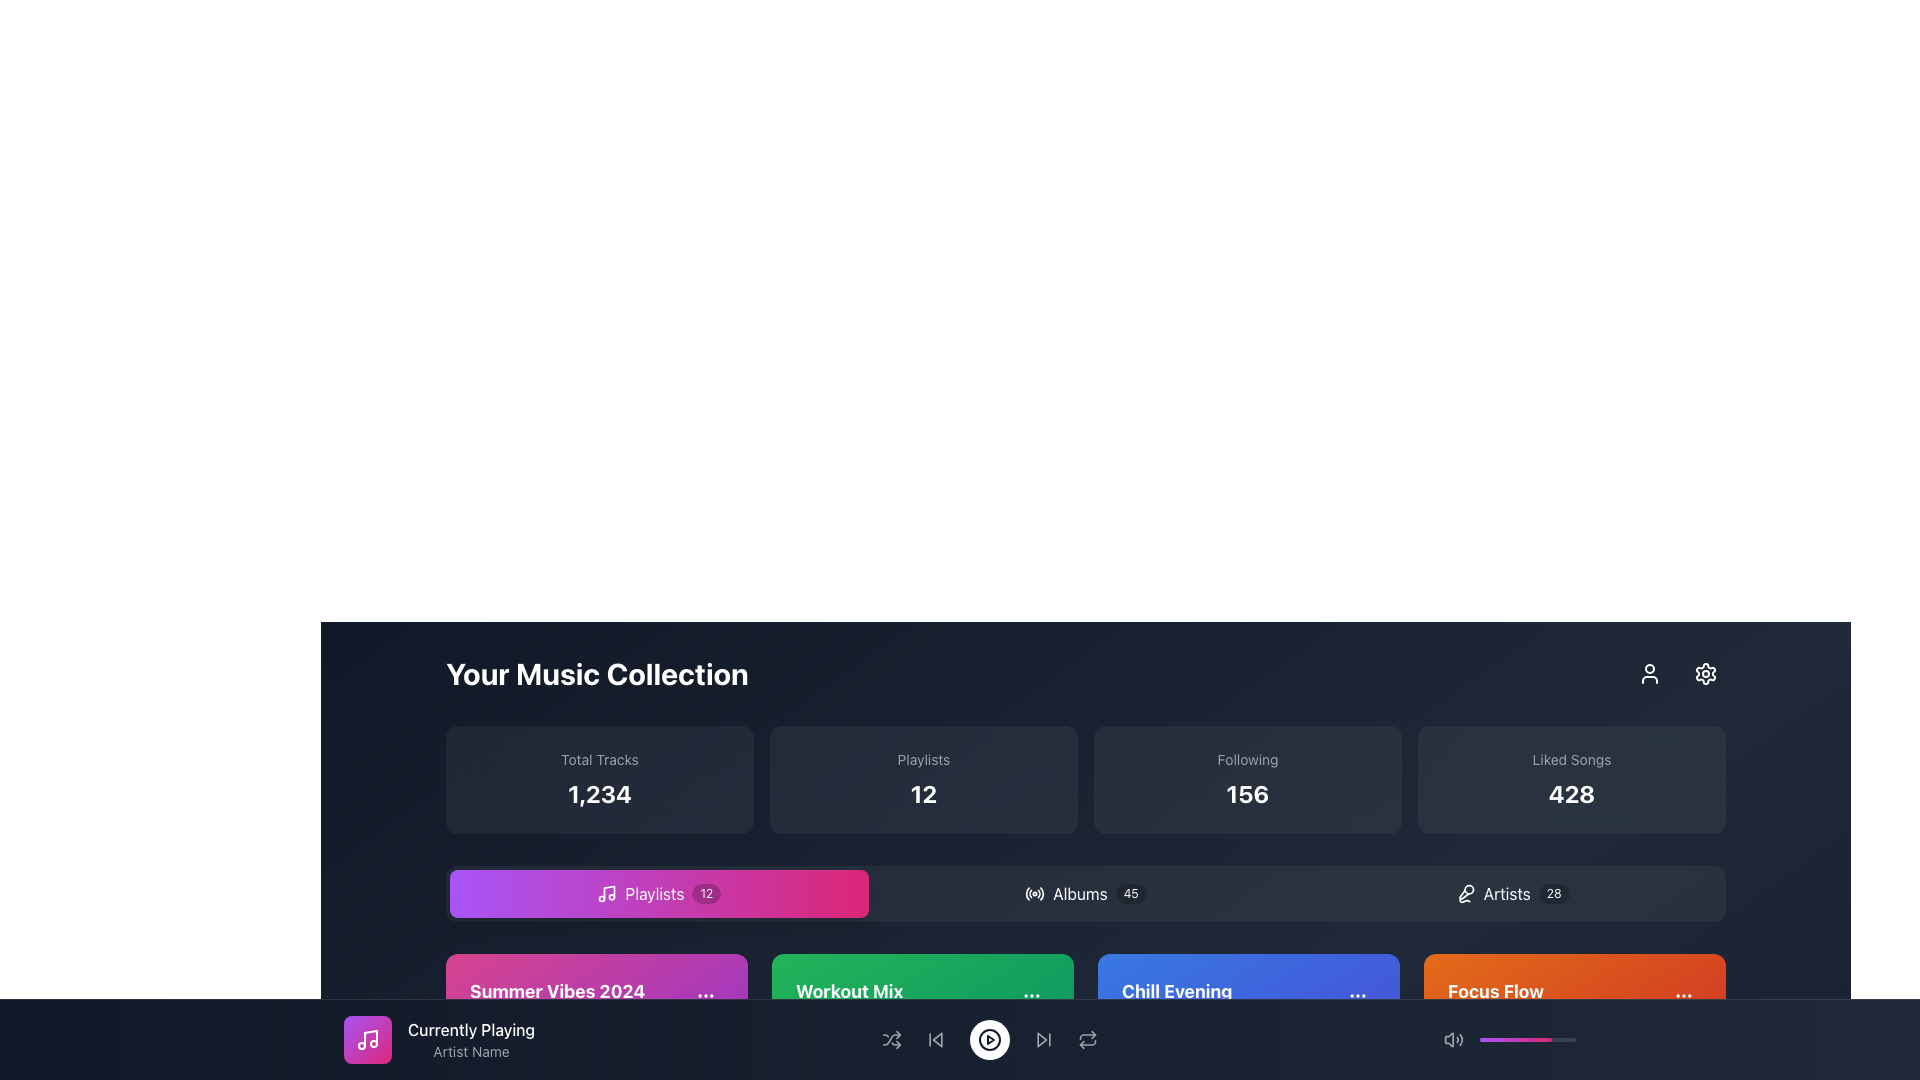 This screenshot has height=1080, width=1920. I want to click on the backward skip control button, which is the third button from the left in the media player controls, to change its color to white, so click(934, 1039).